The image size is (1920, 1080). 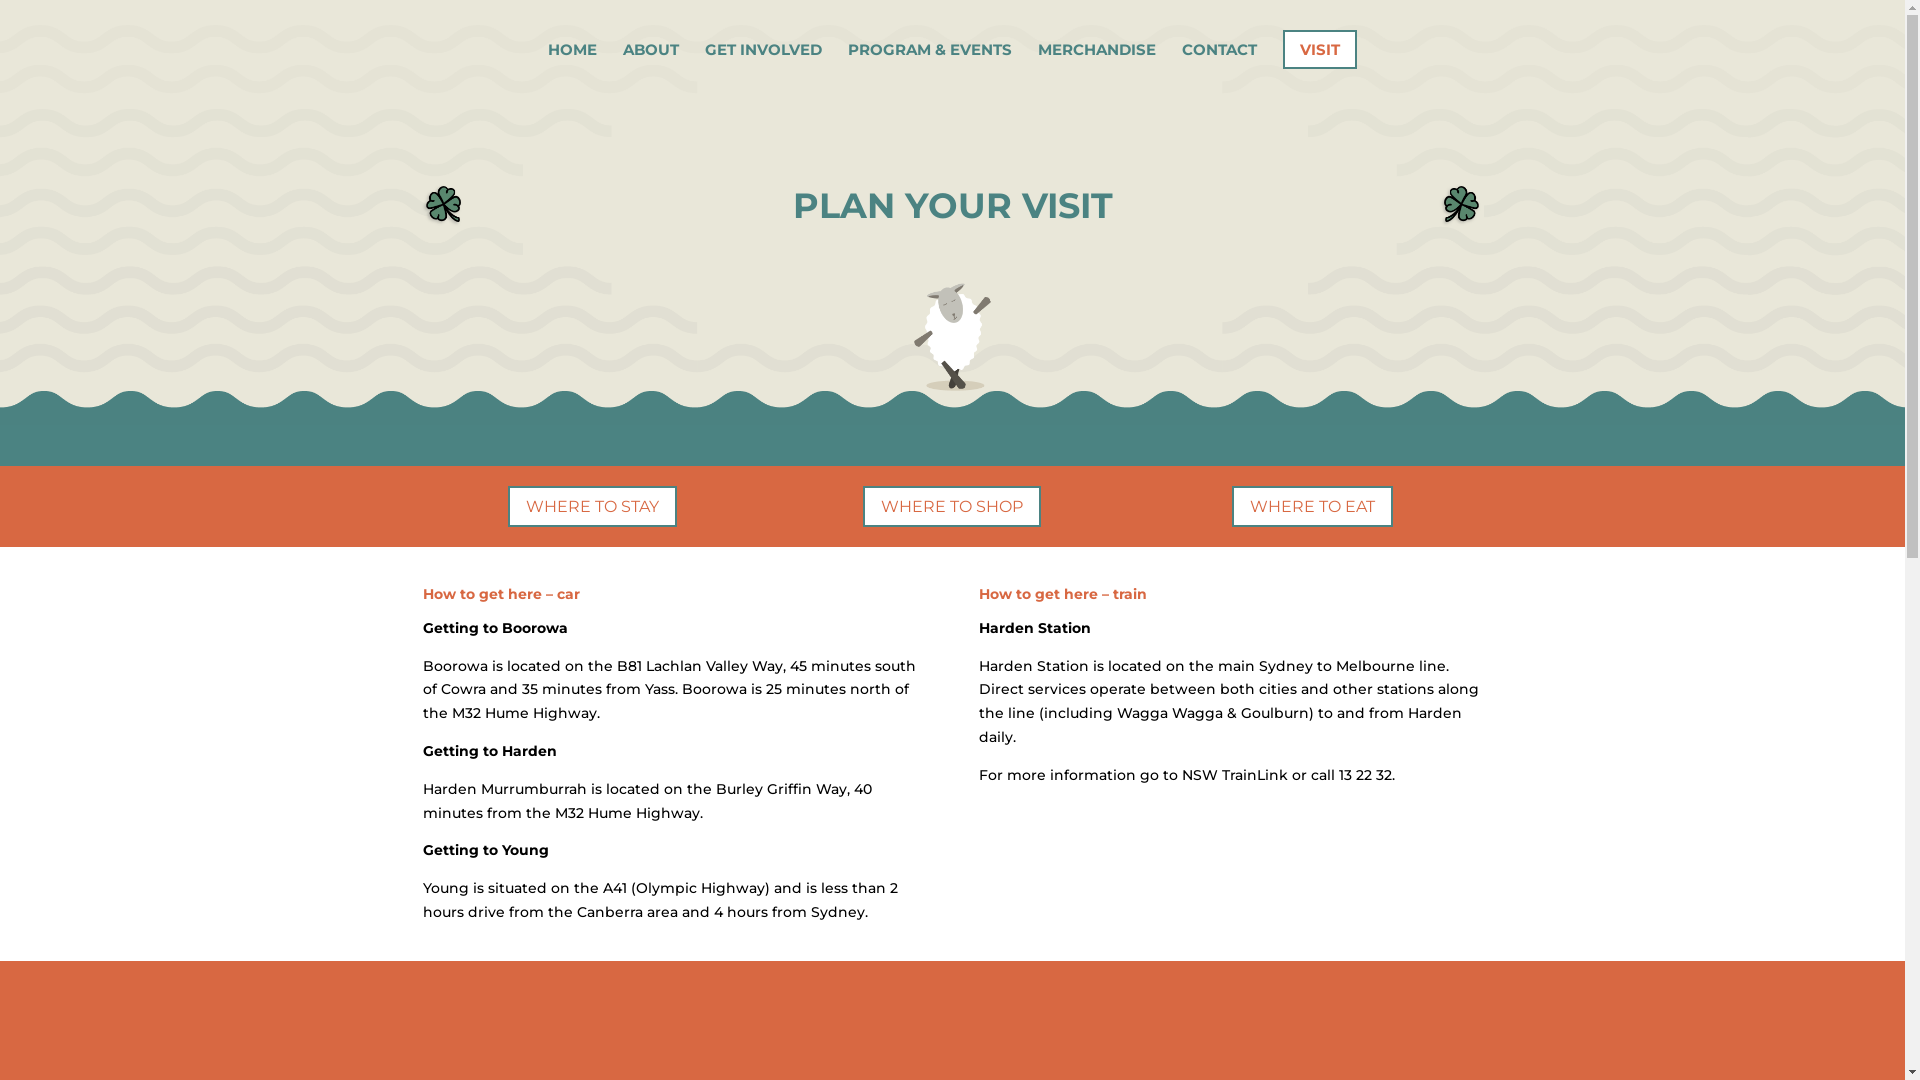 I want to click on 'WHERE TO SHOP', so click(x=950, y=505).